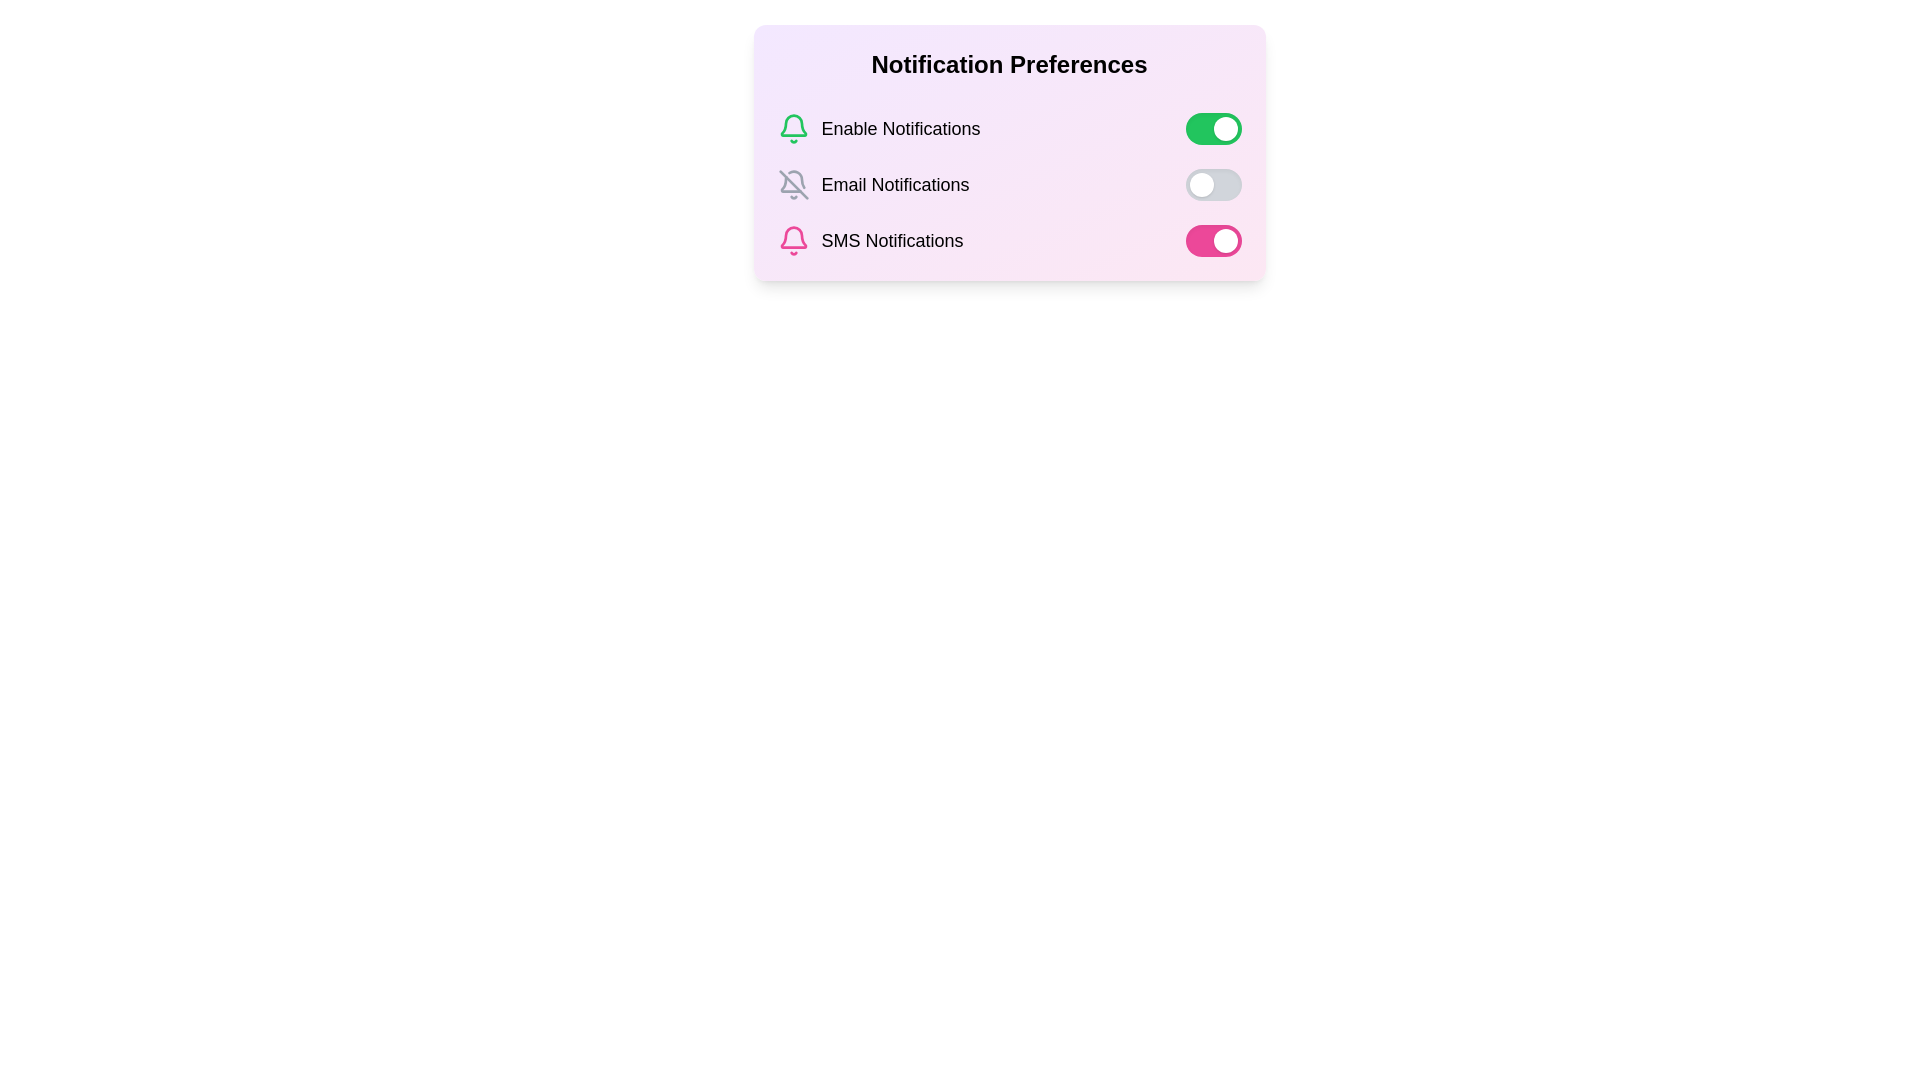 This screenshot has height=1080, width=1920. I want to click on the text 'SMS Notifications' located in the notification preferences section, which is displayed in a bold black font adjacent to a pink bell icon, for copying, so click(891, 239).